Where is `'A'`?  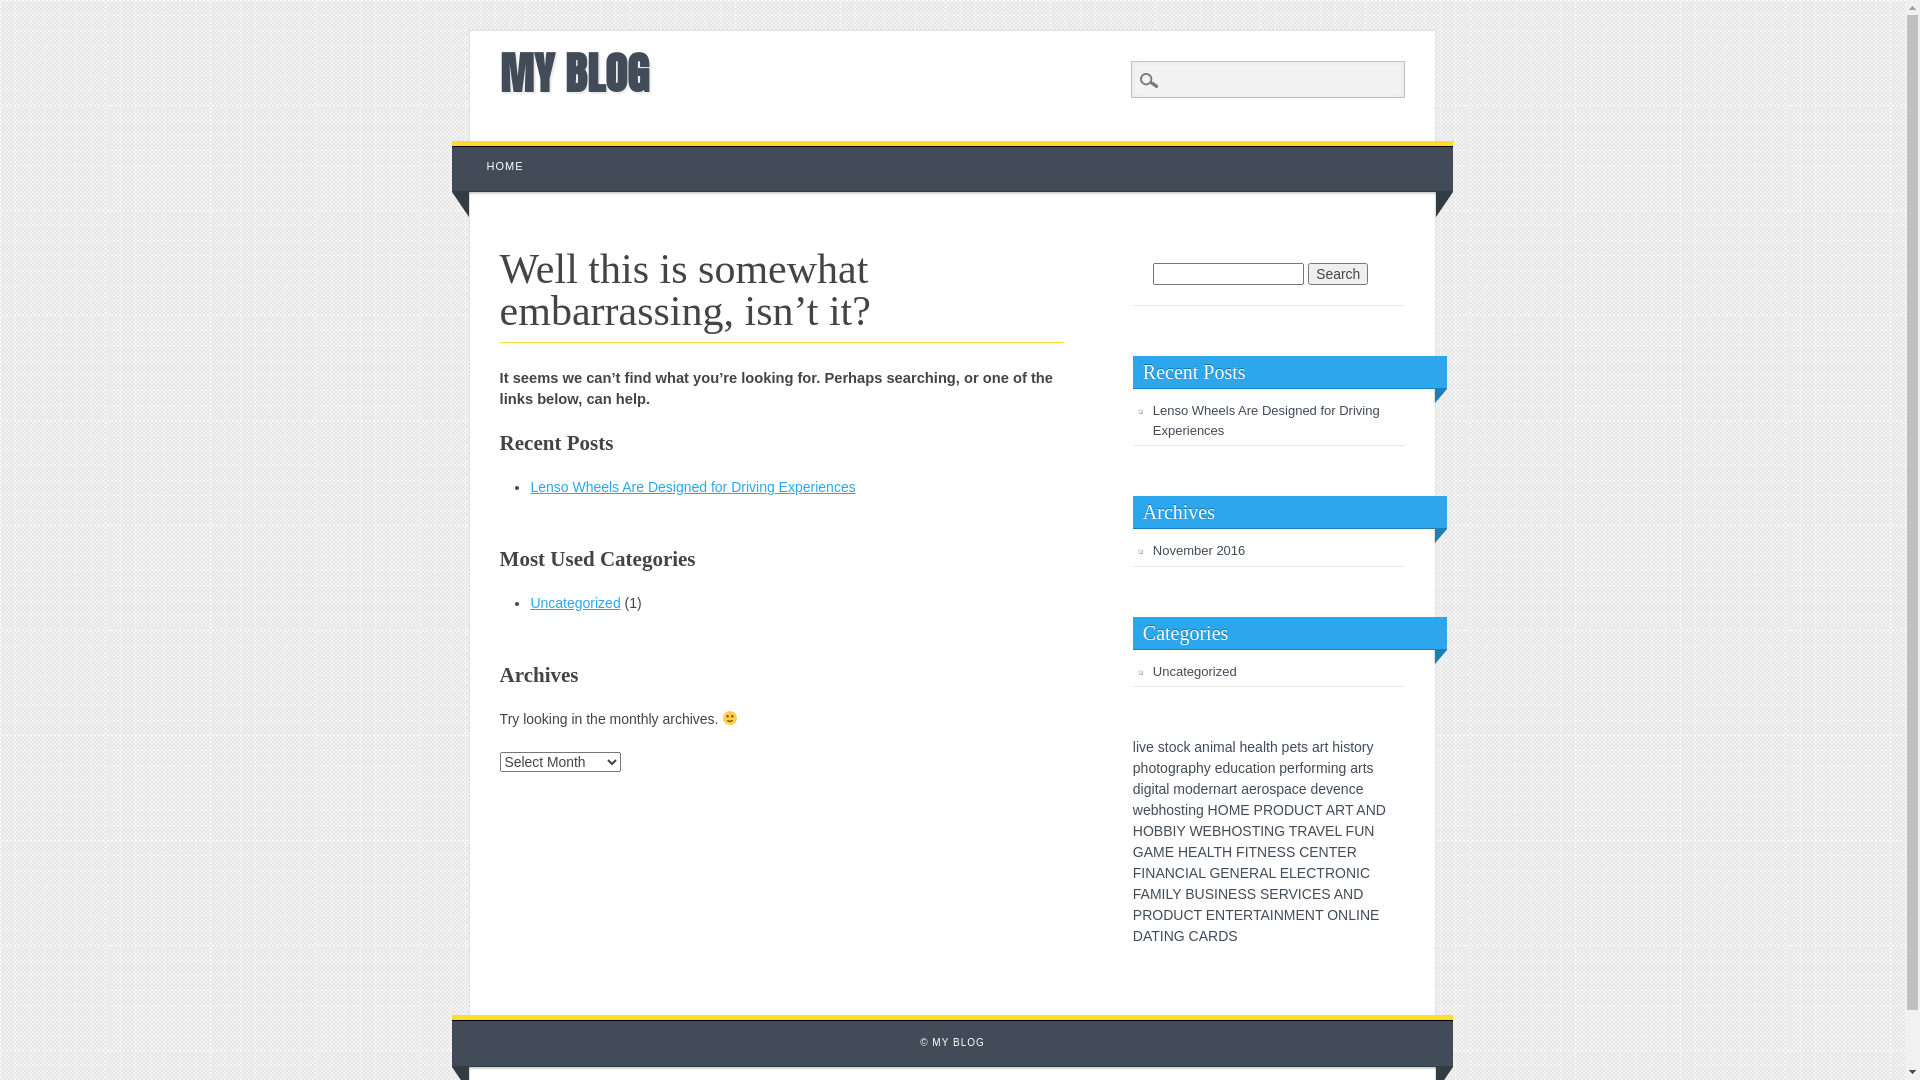 'A' is located at coordinates (1360, 810).